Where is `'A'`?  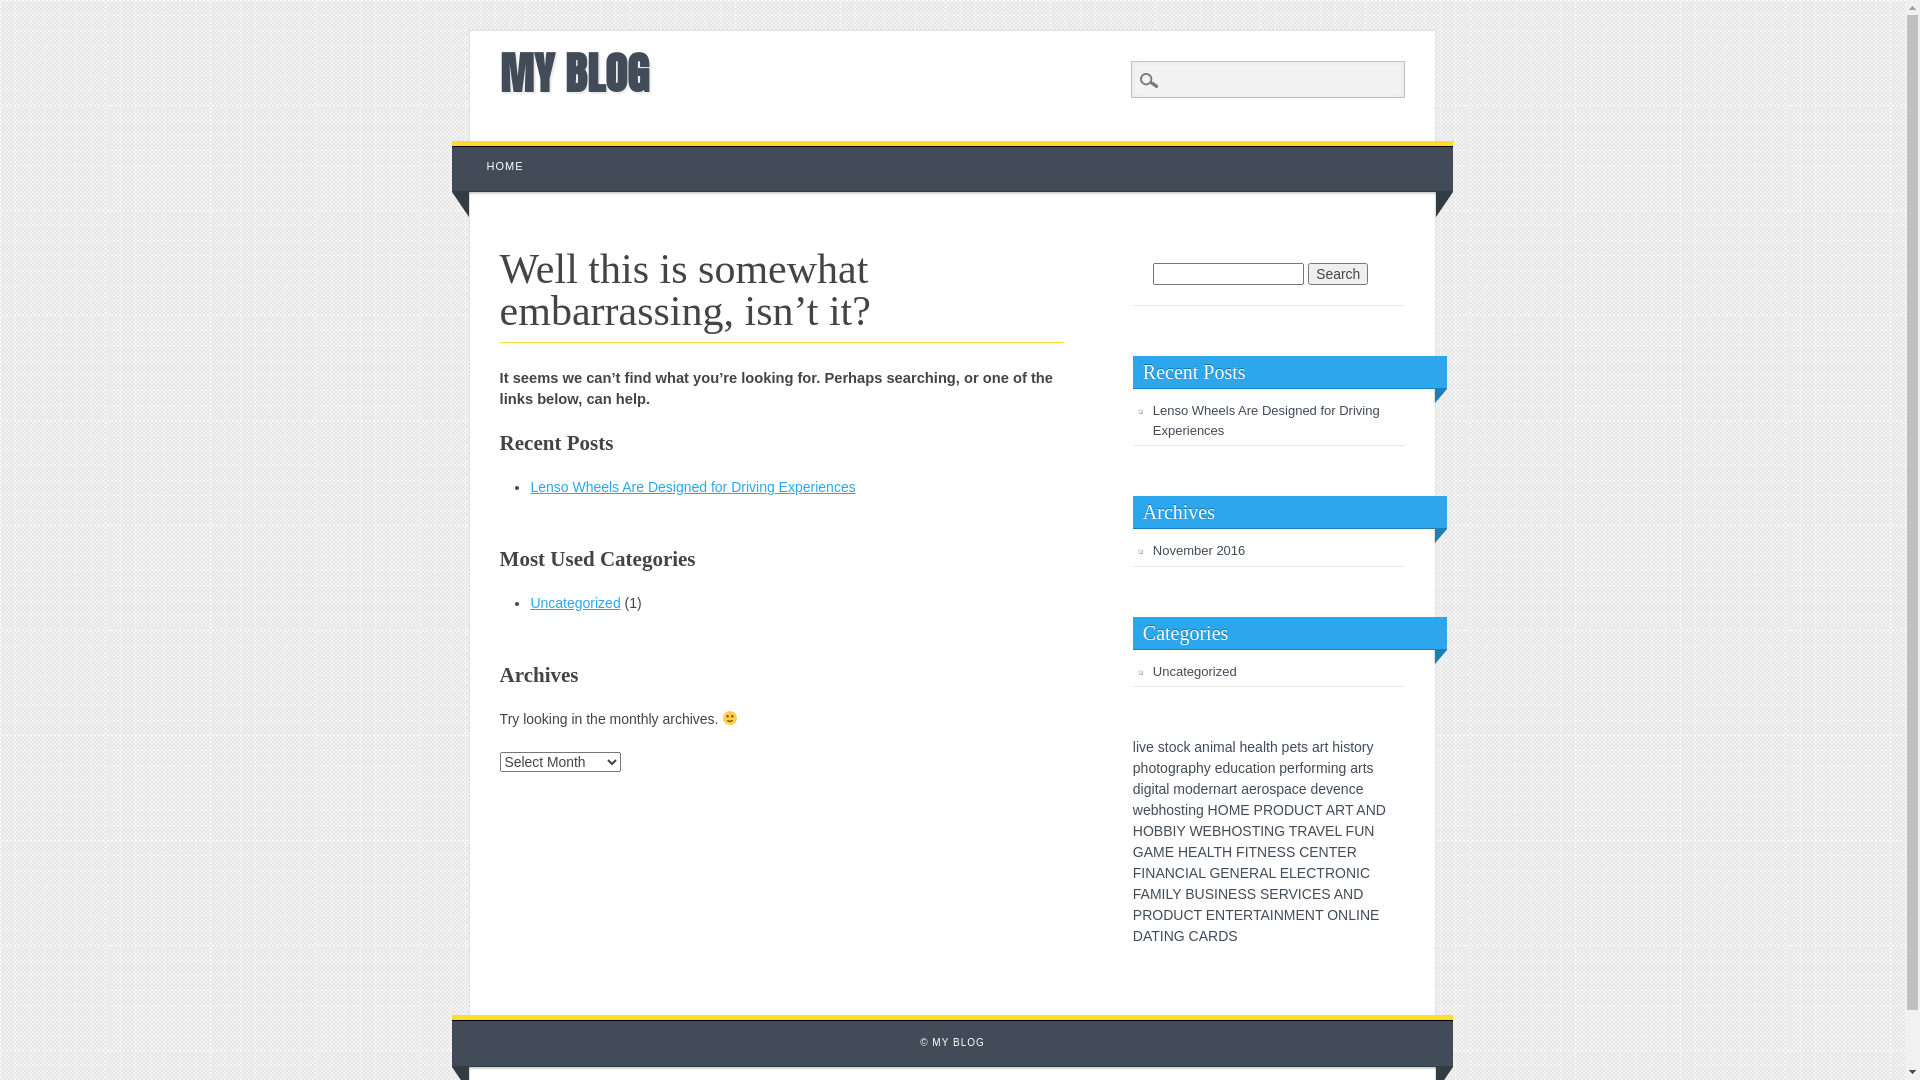 'A' is located at coordinates (1360, 810).